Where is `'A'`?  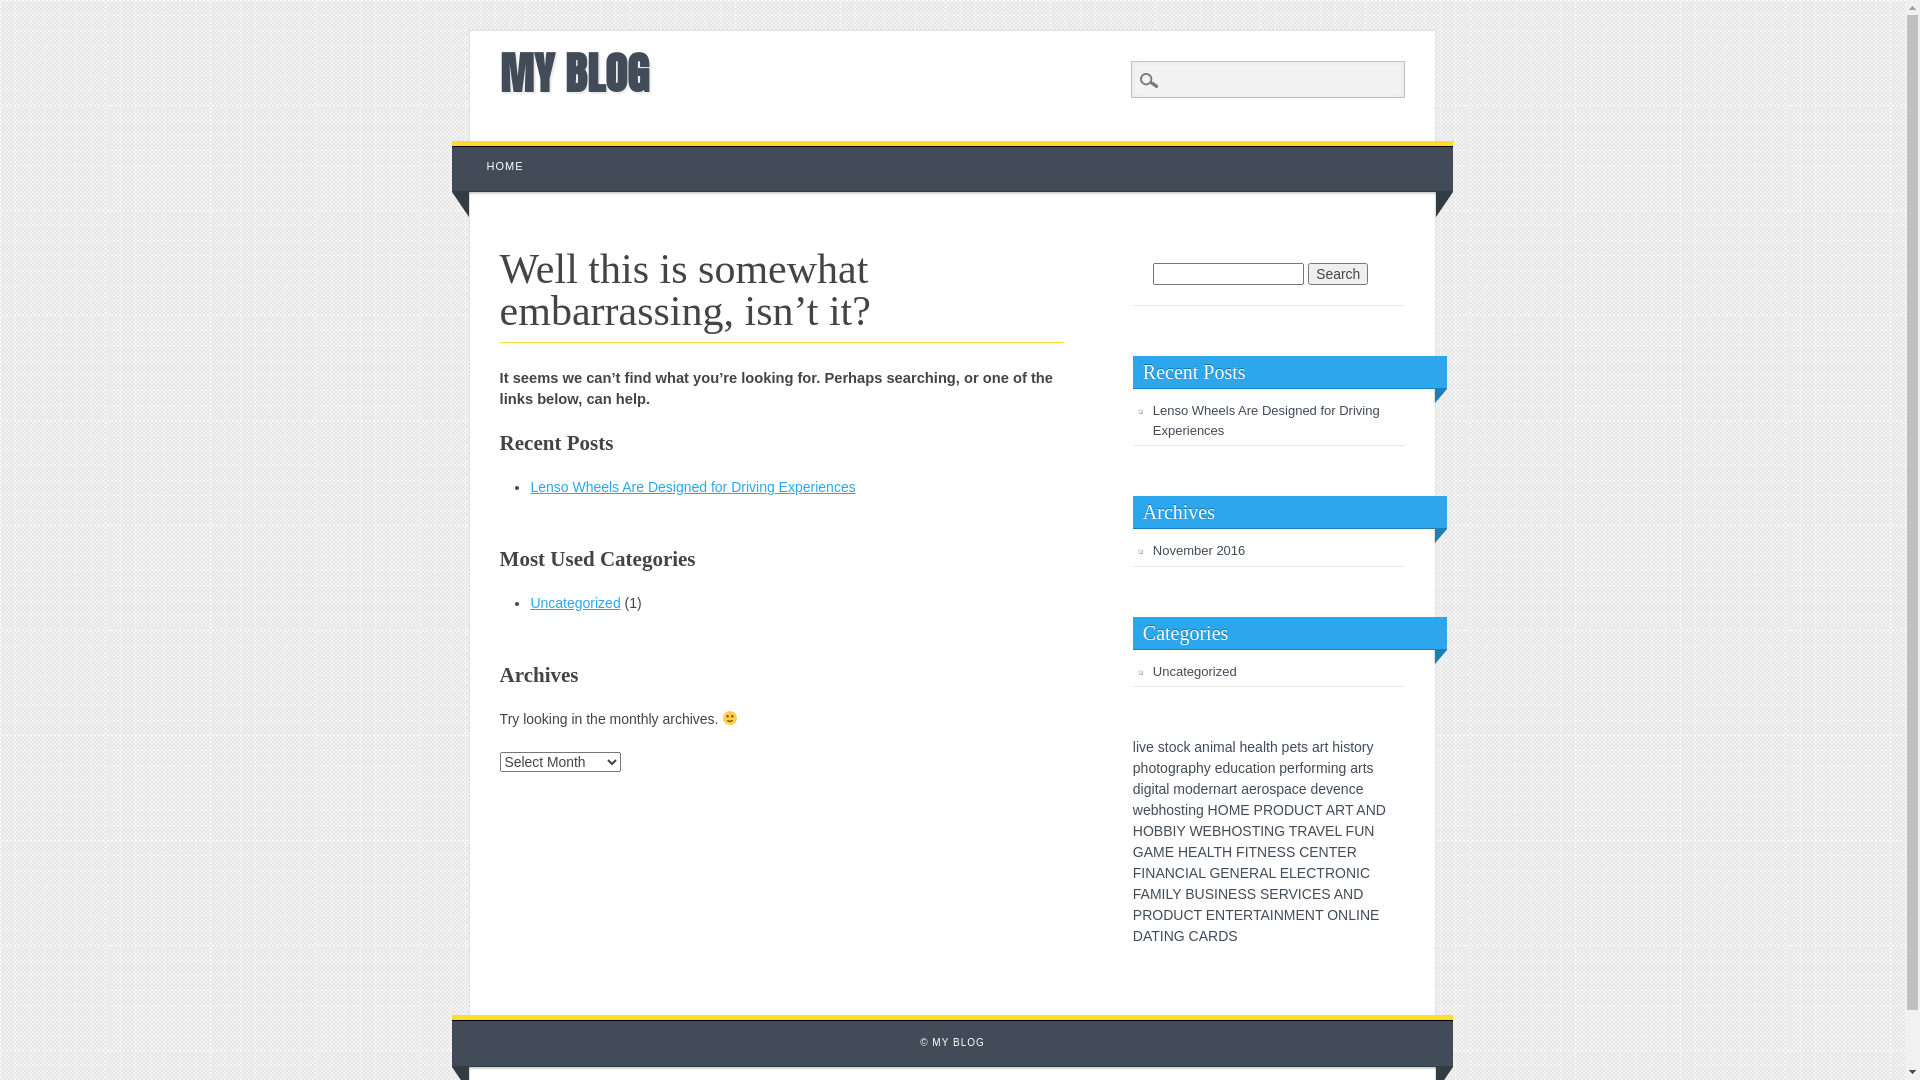 'A' is located at coordinates (1360, 810).